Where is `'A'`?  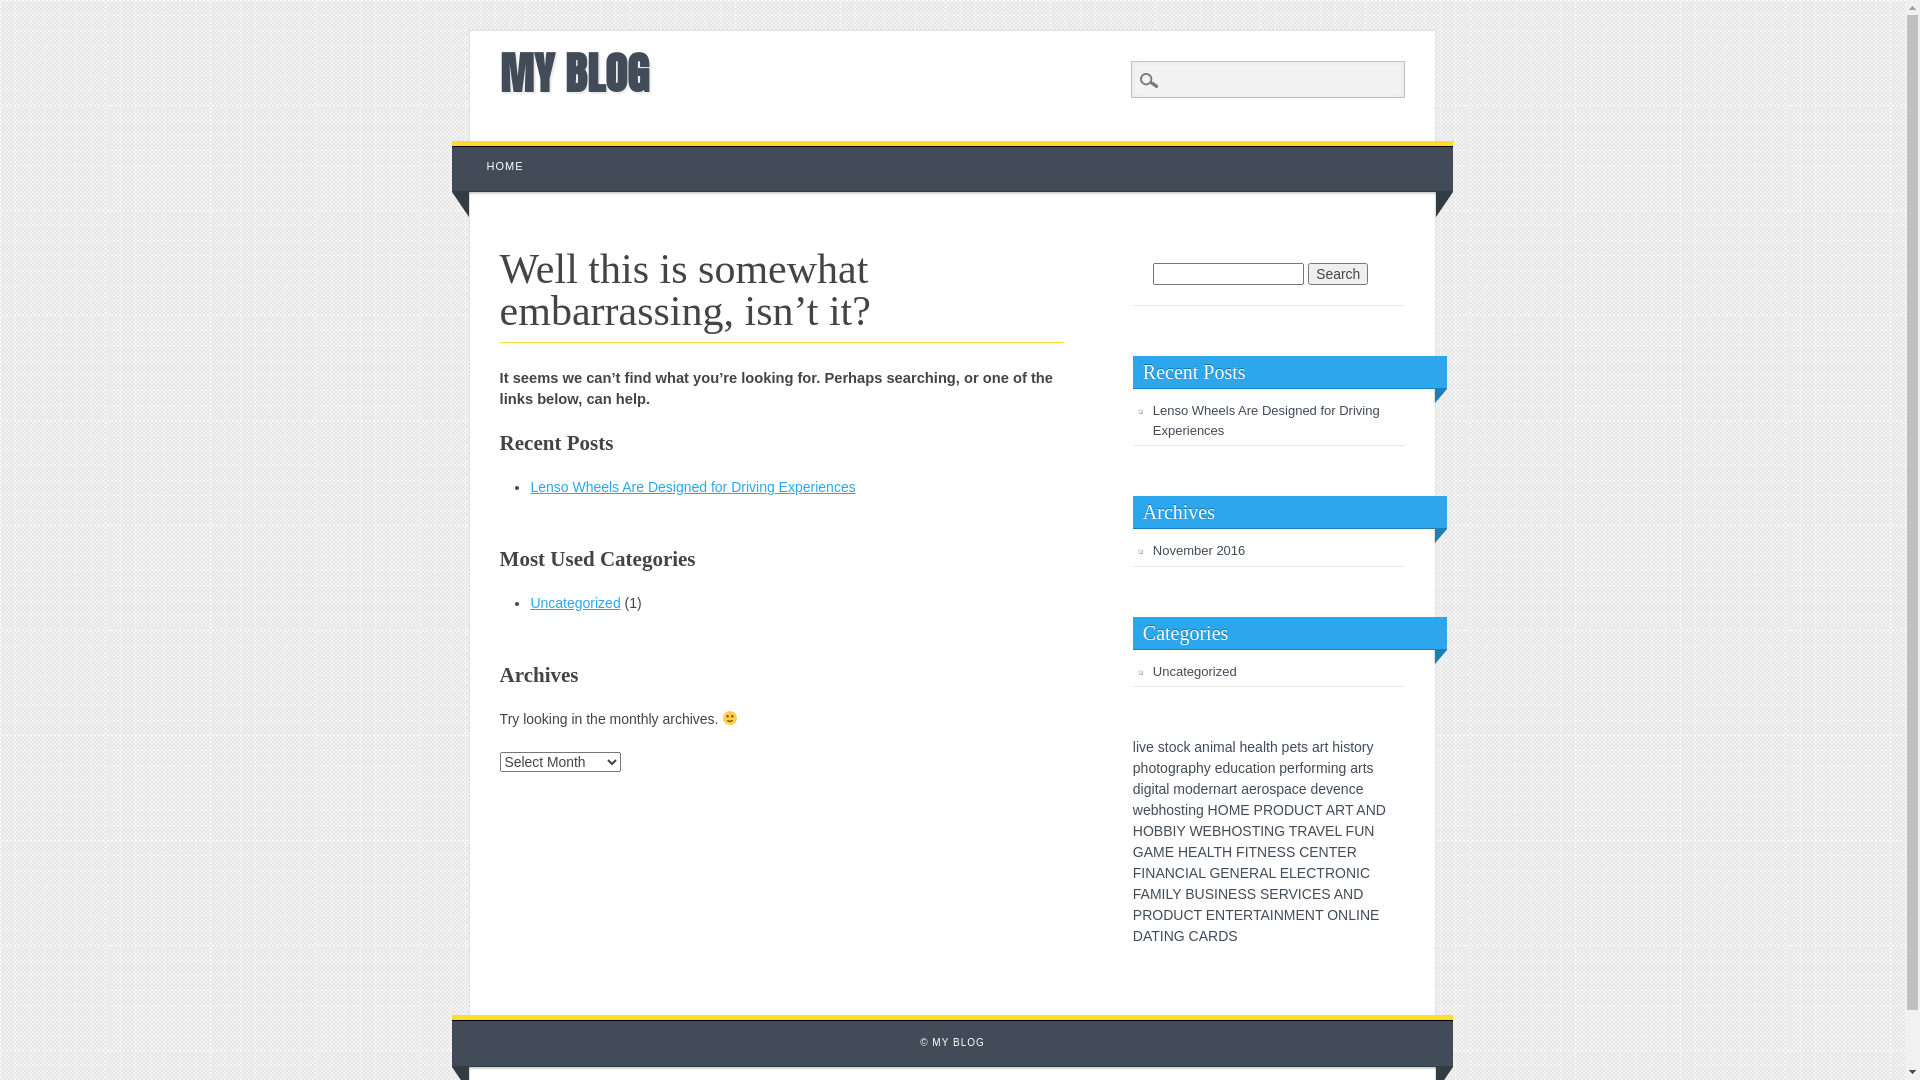 'A' is located at coordinates (1360, 810).